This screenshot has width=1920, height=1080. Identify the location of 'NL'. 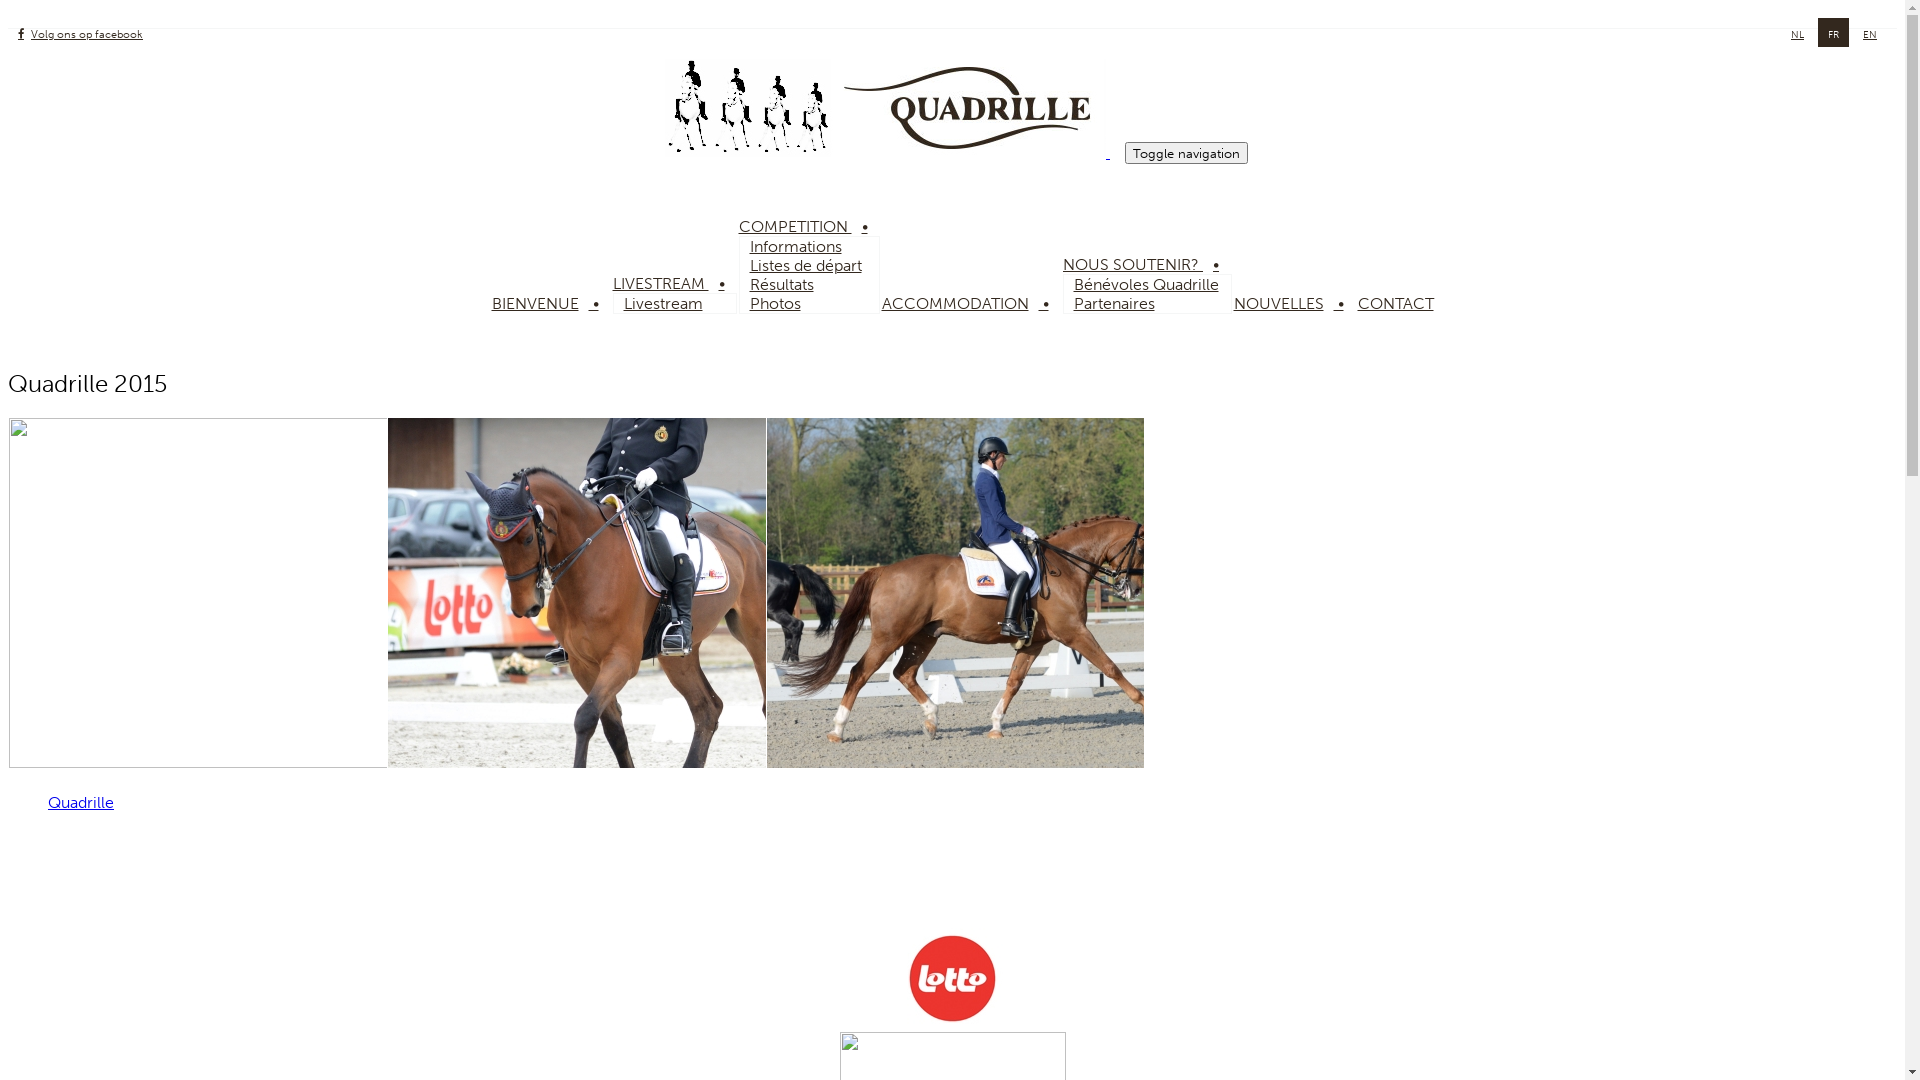
(1797, 34).